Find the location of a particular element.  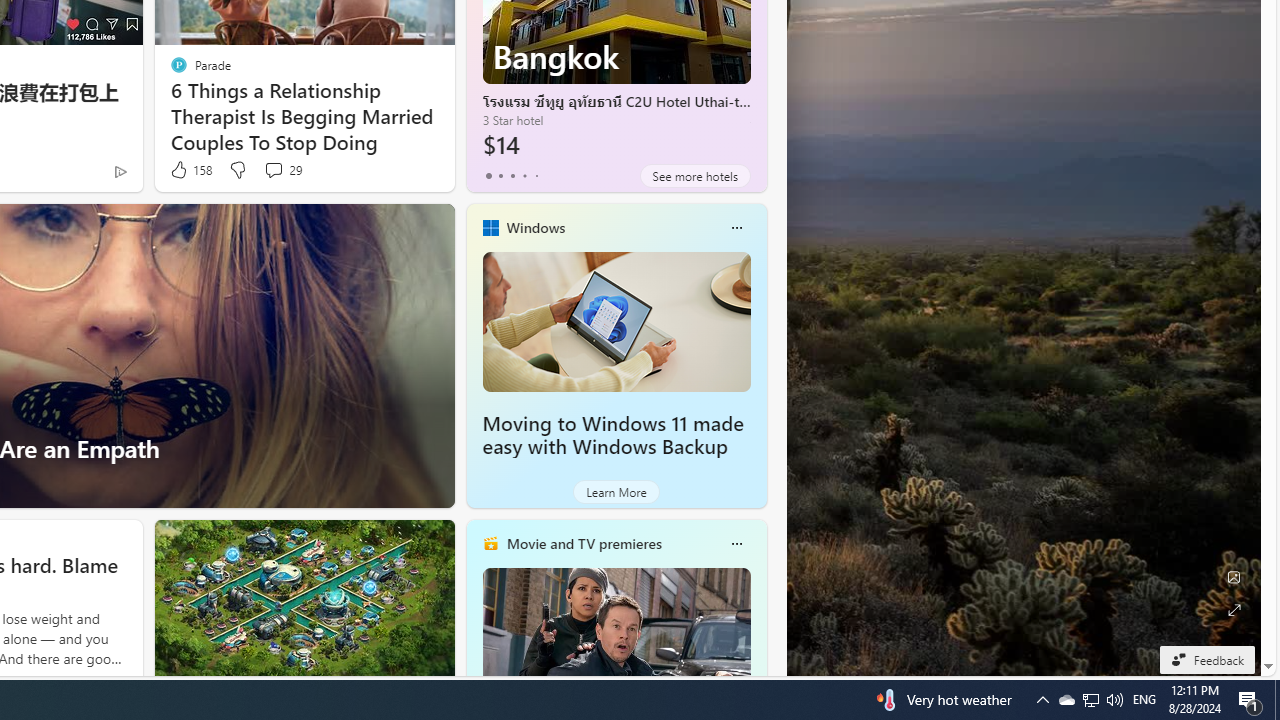

'tab-3' is located at coordinates (524, 175).